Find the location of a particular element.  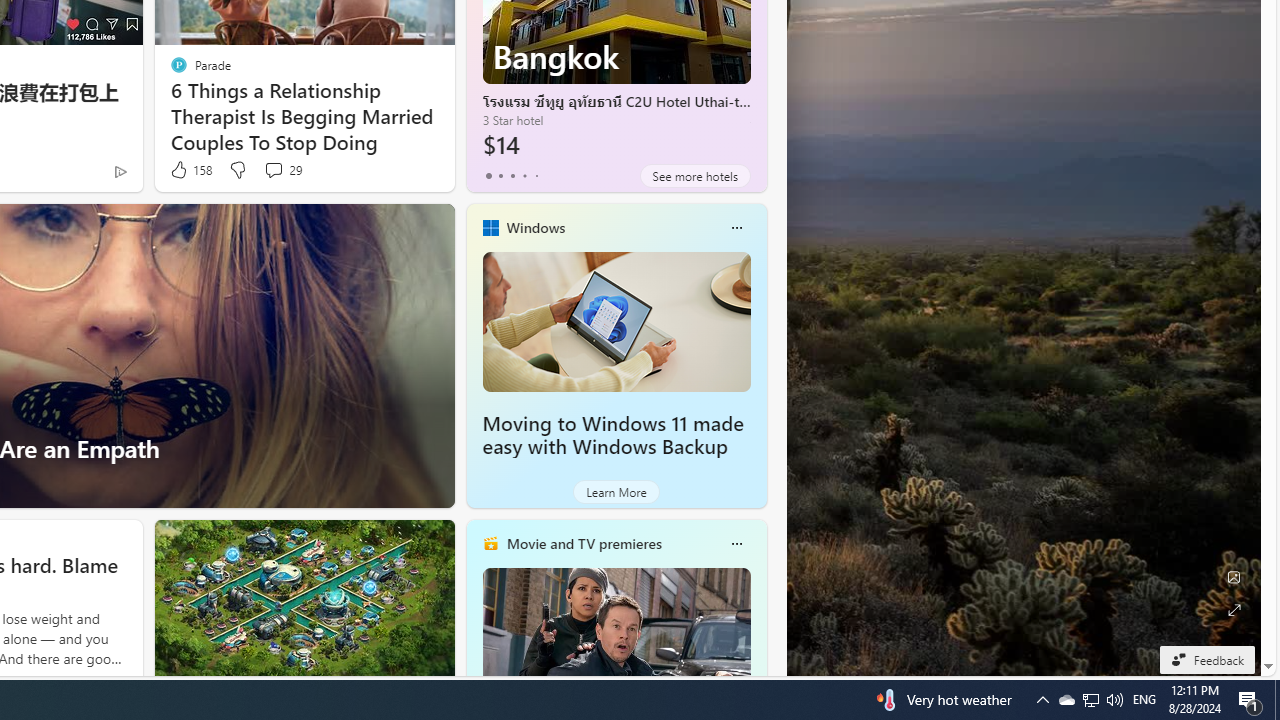

'tab-3' is located at coordinates (524, 175).